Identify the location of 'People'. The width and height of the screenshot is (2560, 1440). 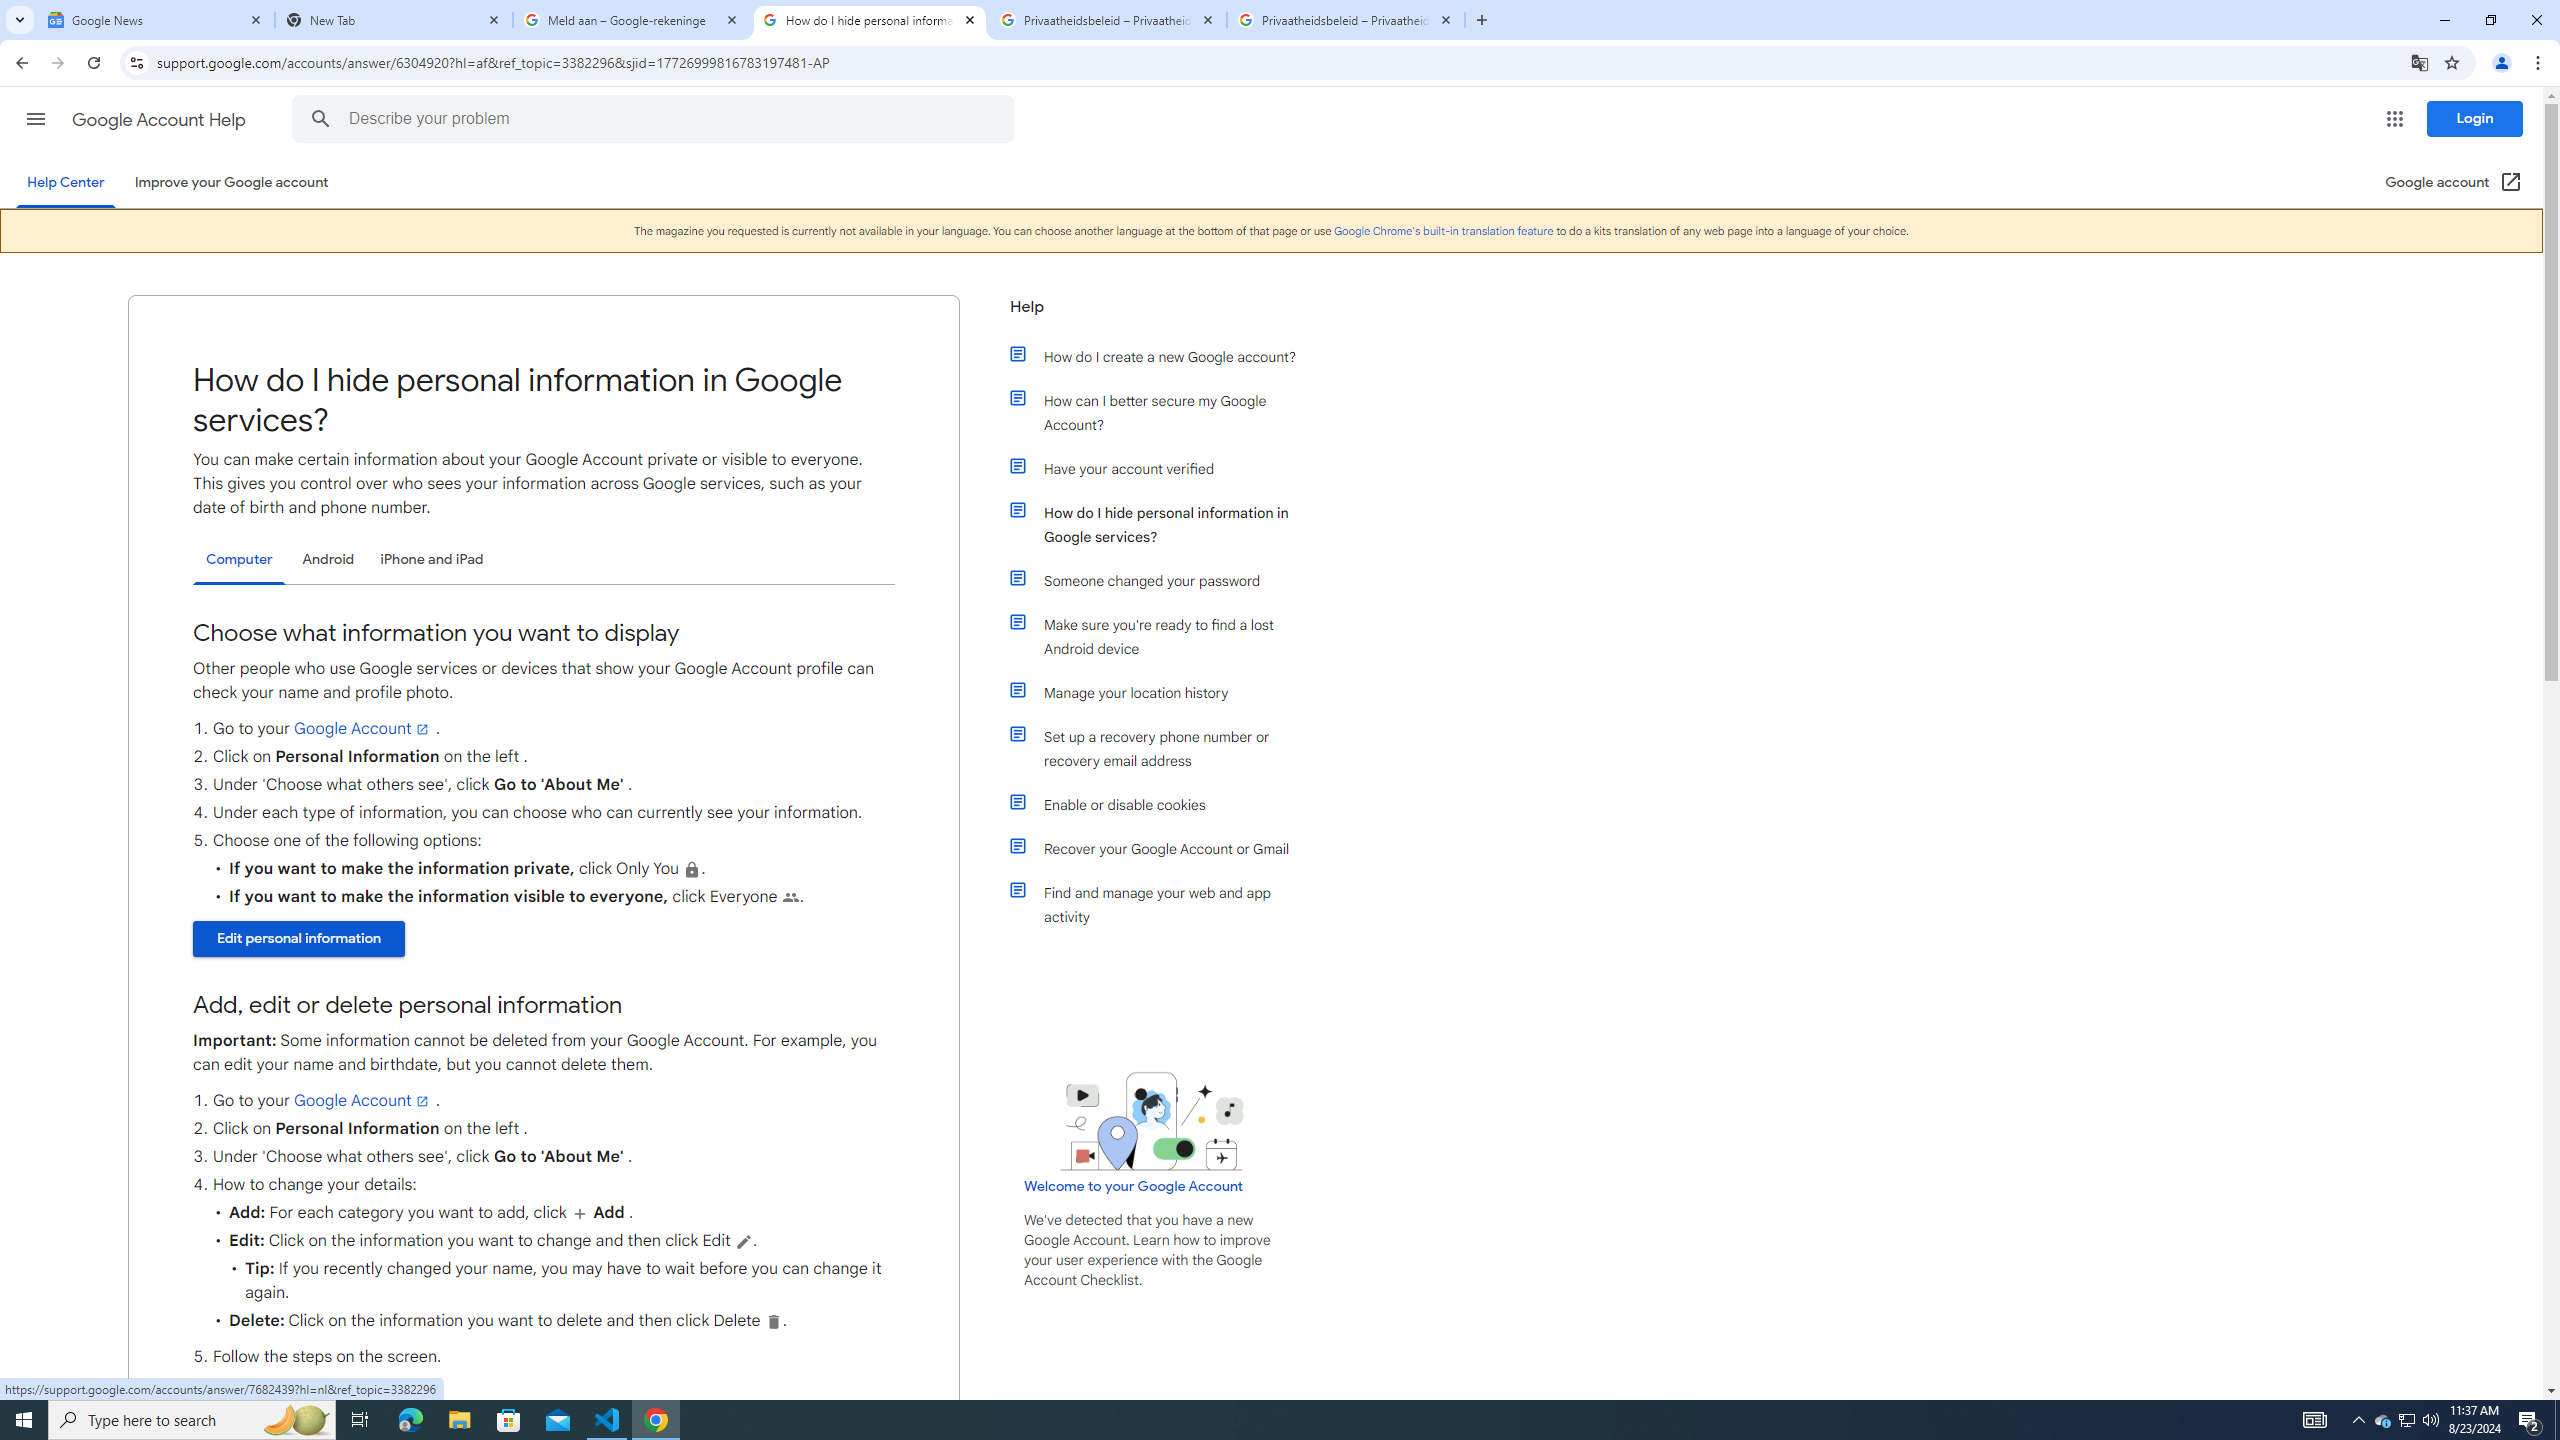
(788, 896).